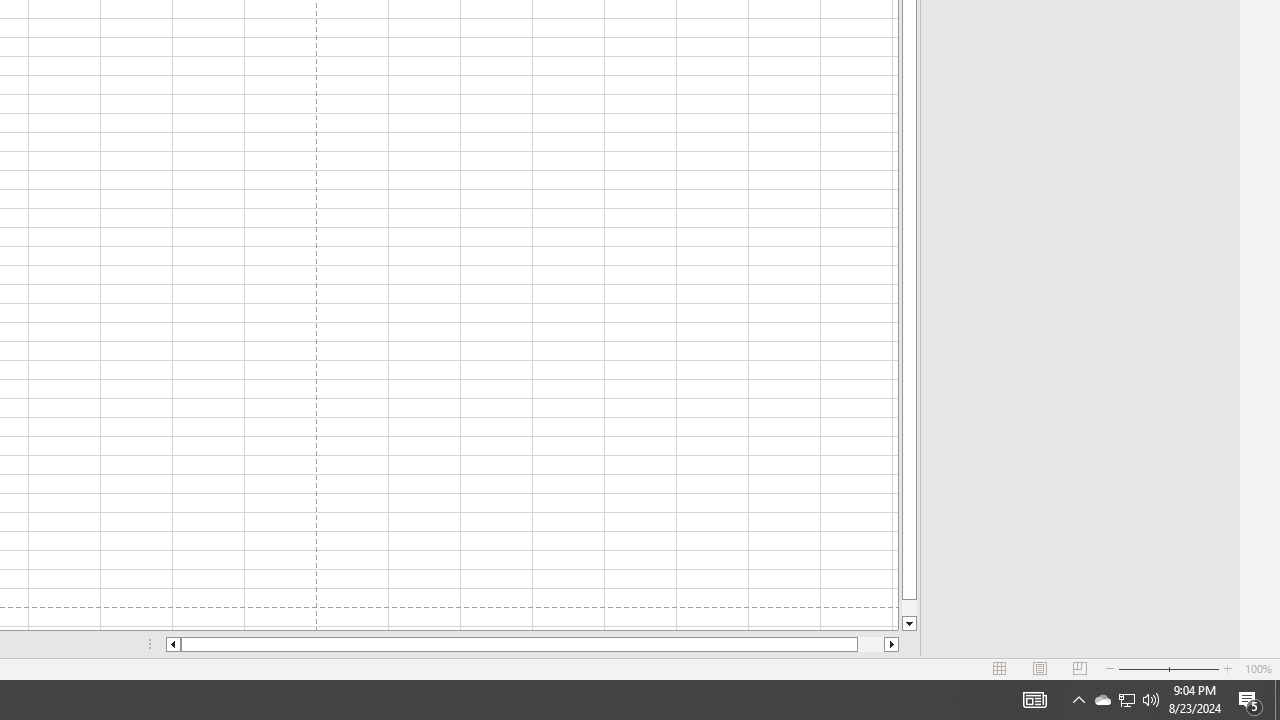 The image size is (1280, 720). What do you see at coordinates (1078, 669) in the screenshot?
I see `'Page Break Preview'` at bounding box center [1078, 669].